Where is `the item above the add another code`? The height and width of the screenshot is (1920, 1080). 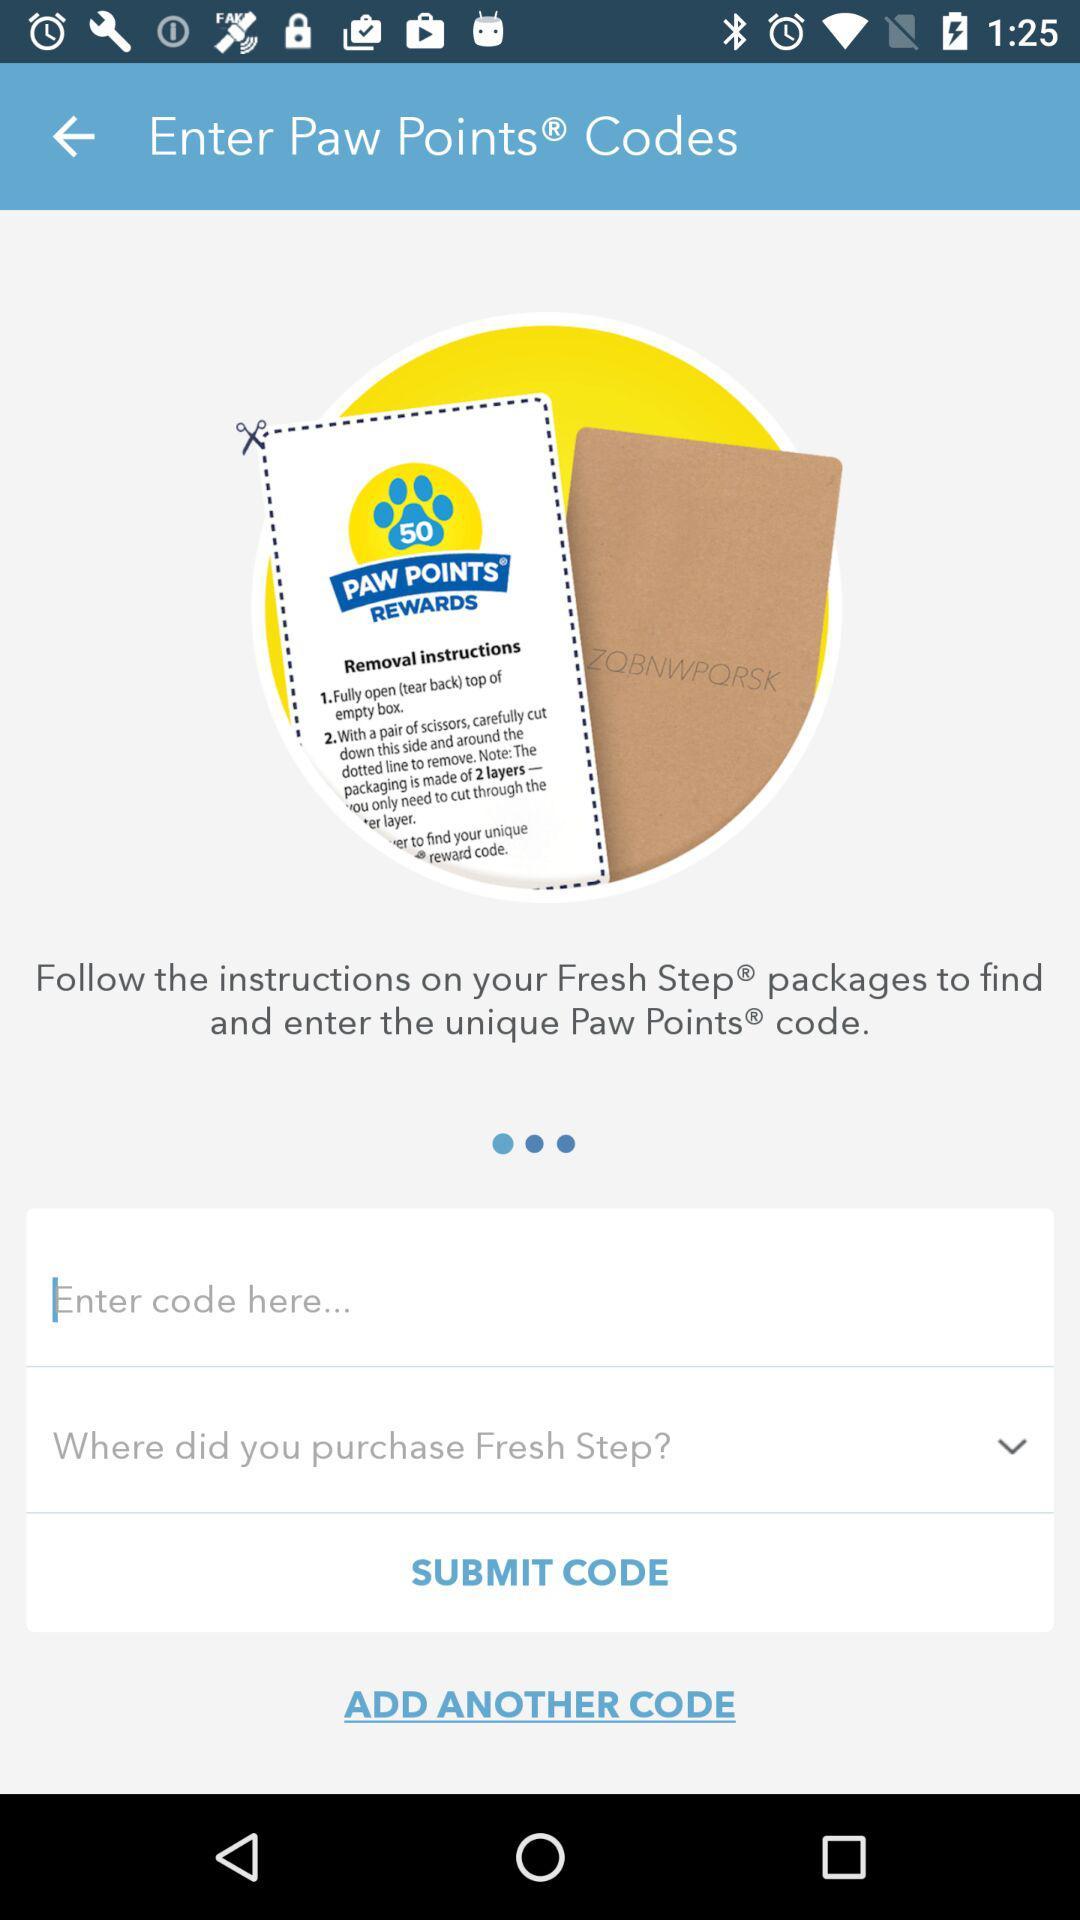 the item above the add another code is located at coordinates (540, 1571).